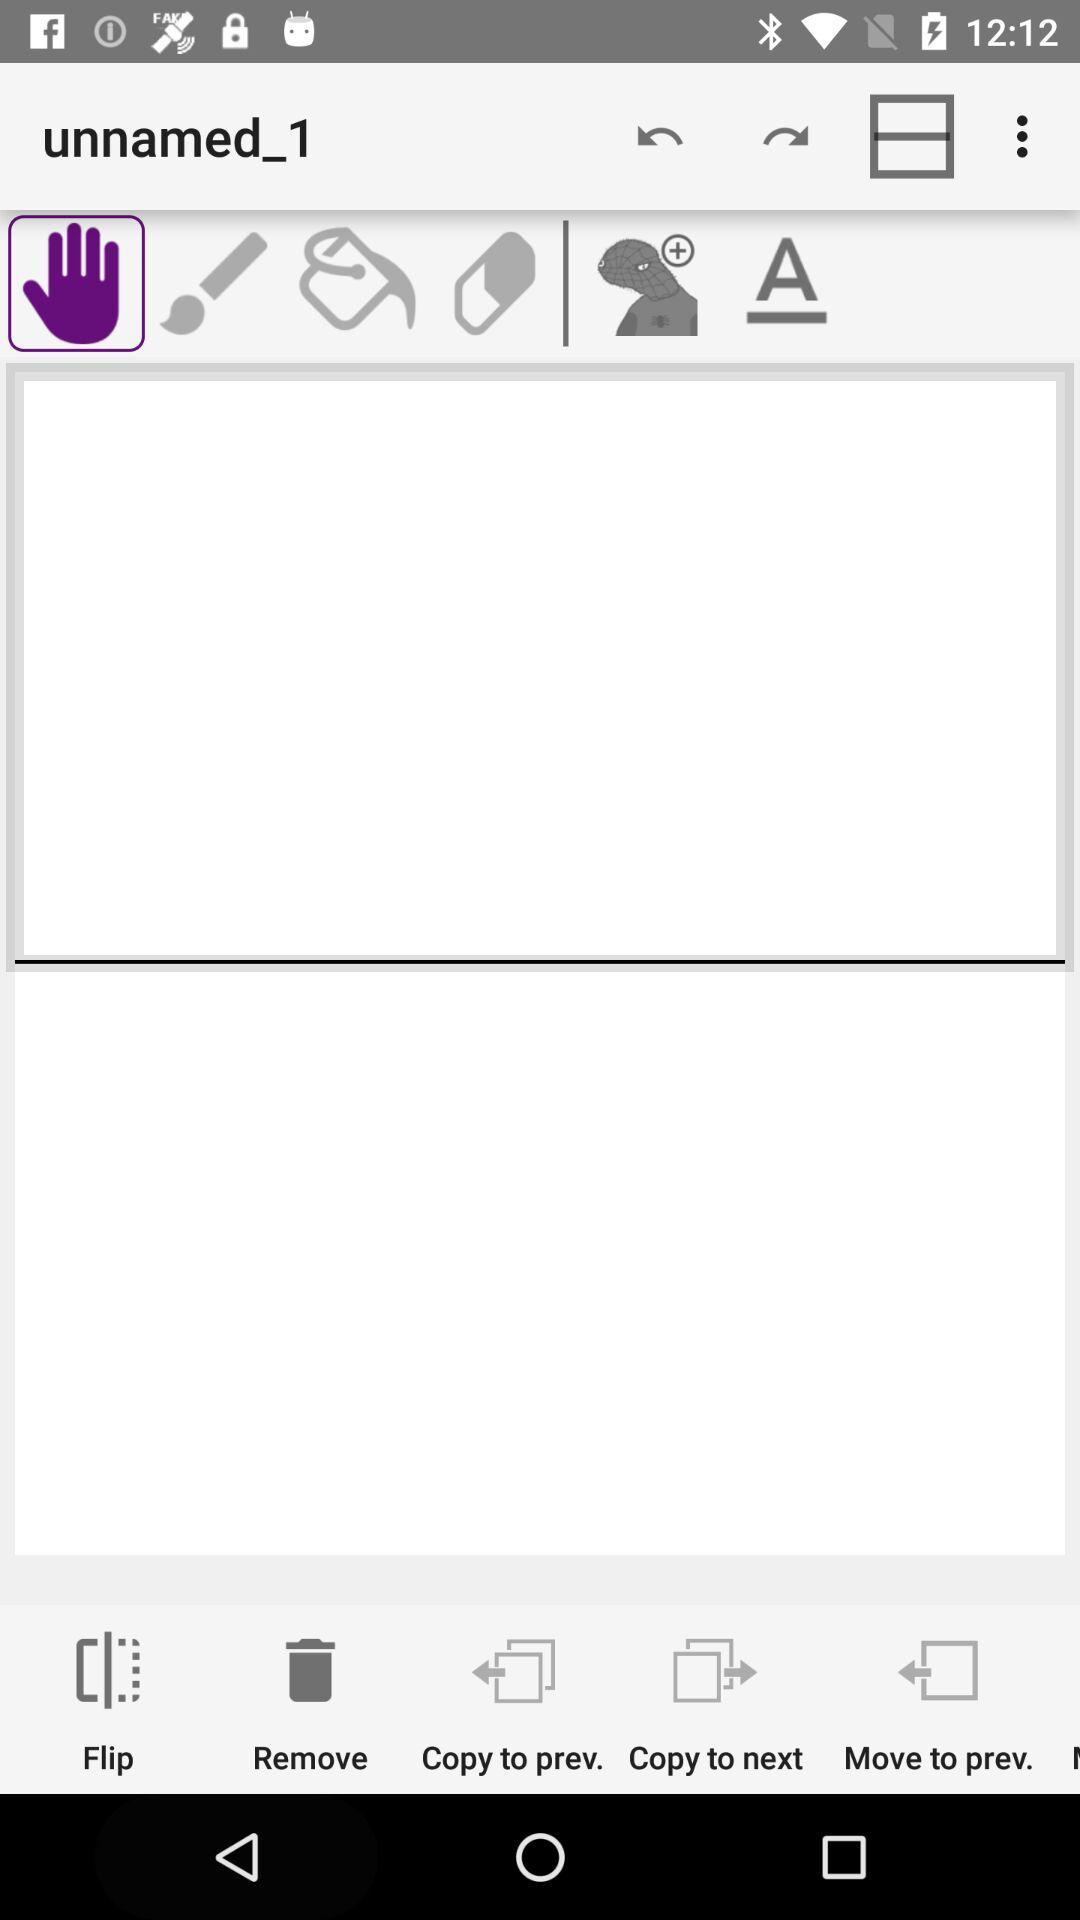 The width and height of the screenshot is (1080, 1920). What do you see at coordinates (310, 1702) in the screenshot?
I see `remove item` at bounding box center [310, 1702].